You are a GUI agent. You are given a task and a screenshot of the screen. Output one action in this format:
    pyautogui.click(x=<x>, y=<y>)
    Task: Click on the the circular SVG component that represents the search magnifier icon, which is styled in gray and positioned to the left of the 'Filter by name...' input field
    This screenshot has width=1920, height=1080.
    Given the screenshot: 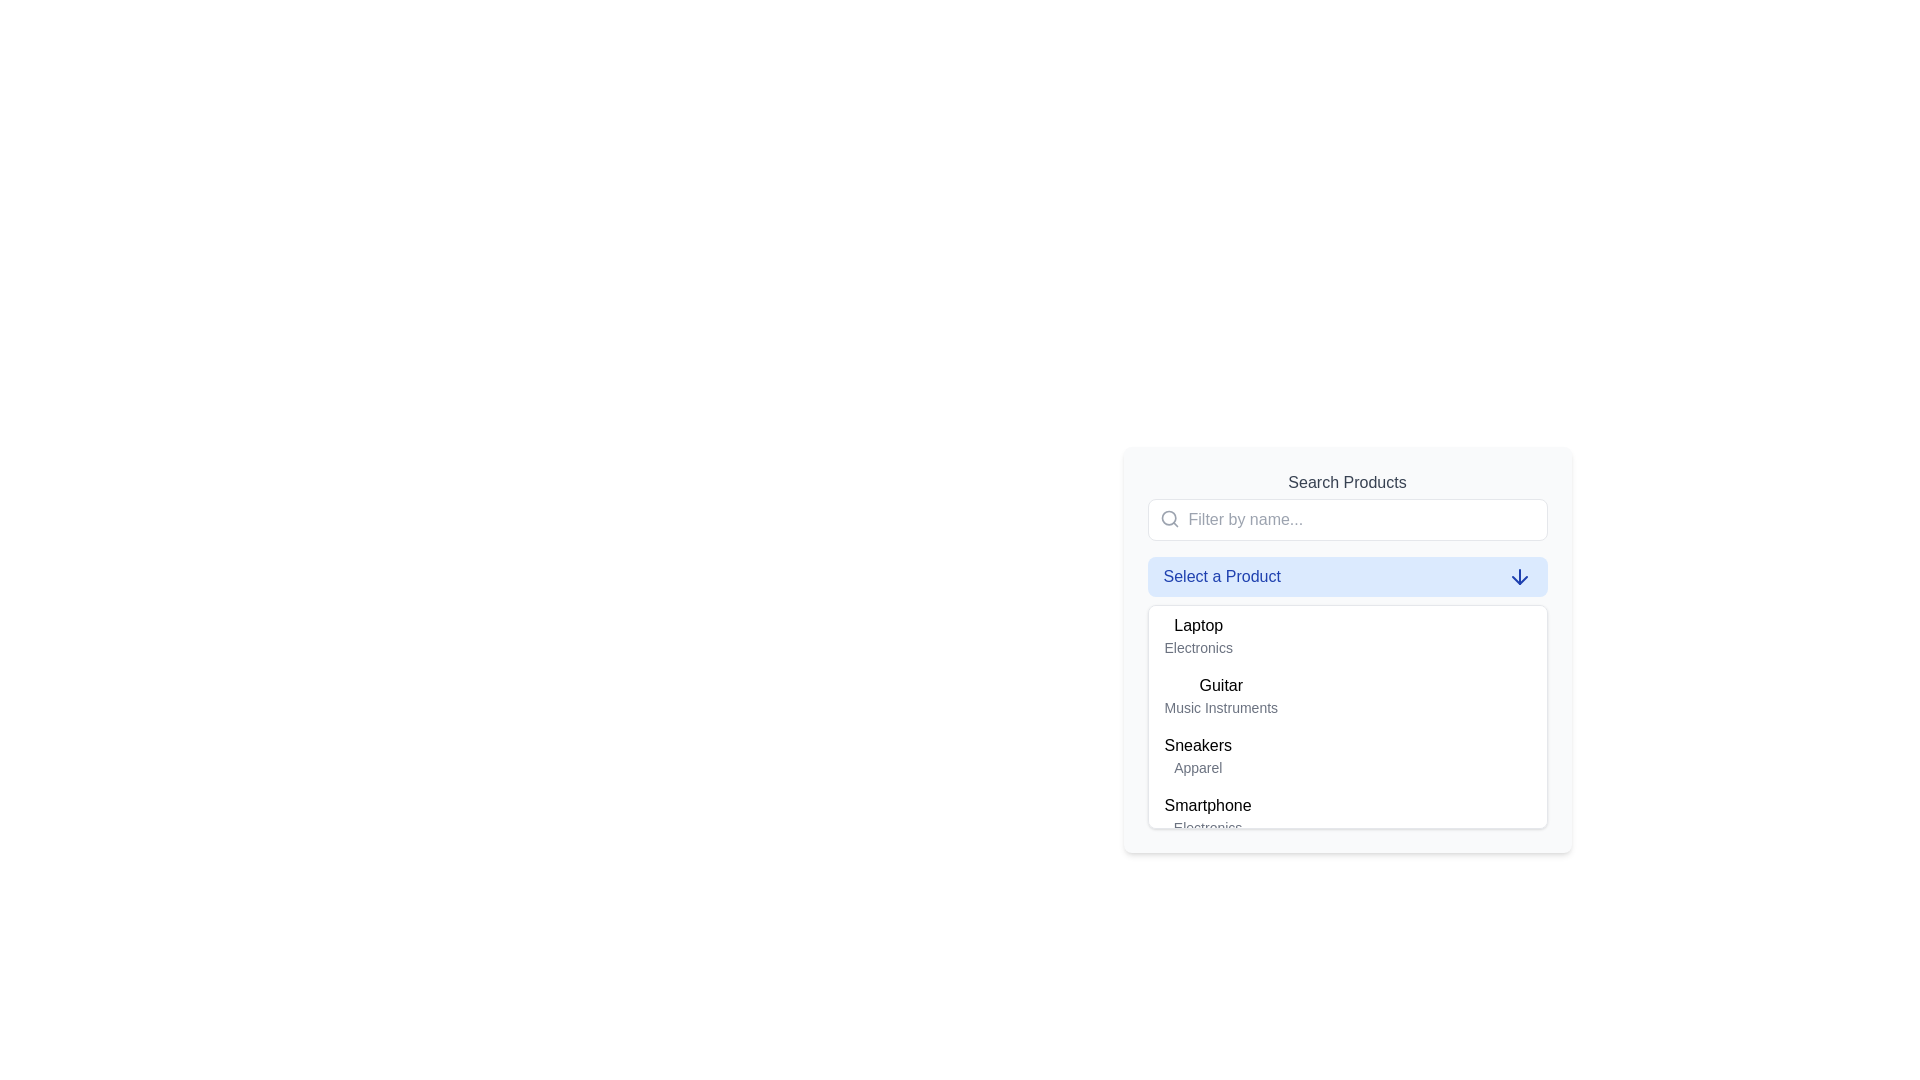 What is the action you would take?
    pyautogui.click(x=1168, y=517)
    